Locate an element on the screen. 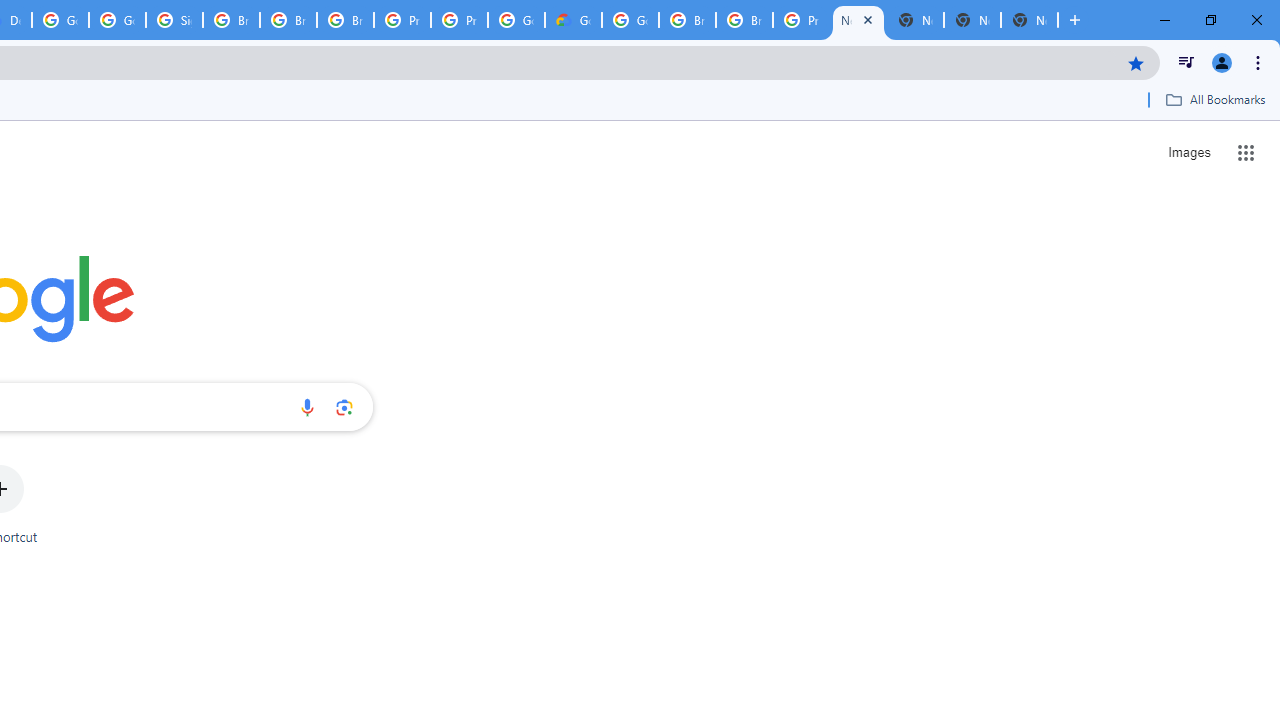 The image size is (1280, 720). 'Sign in - Google Accounts' is located at coordinates (174, 20).